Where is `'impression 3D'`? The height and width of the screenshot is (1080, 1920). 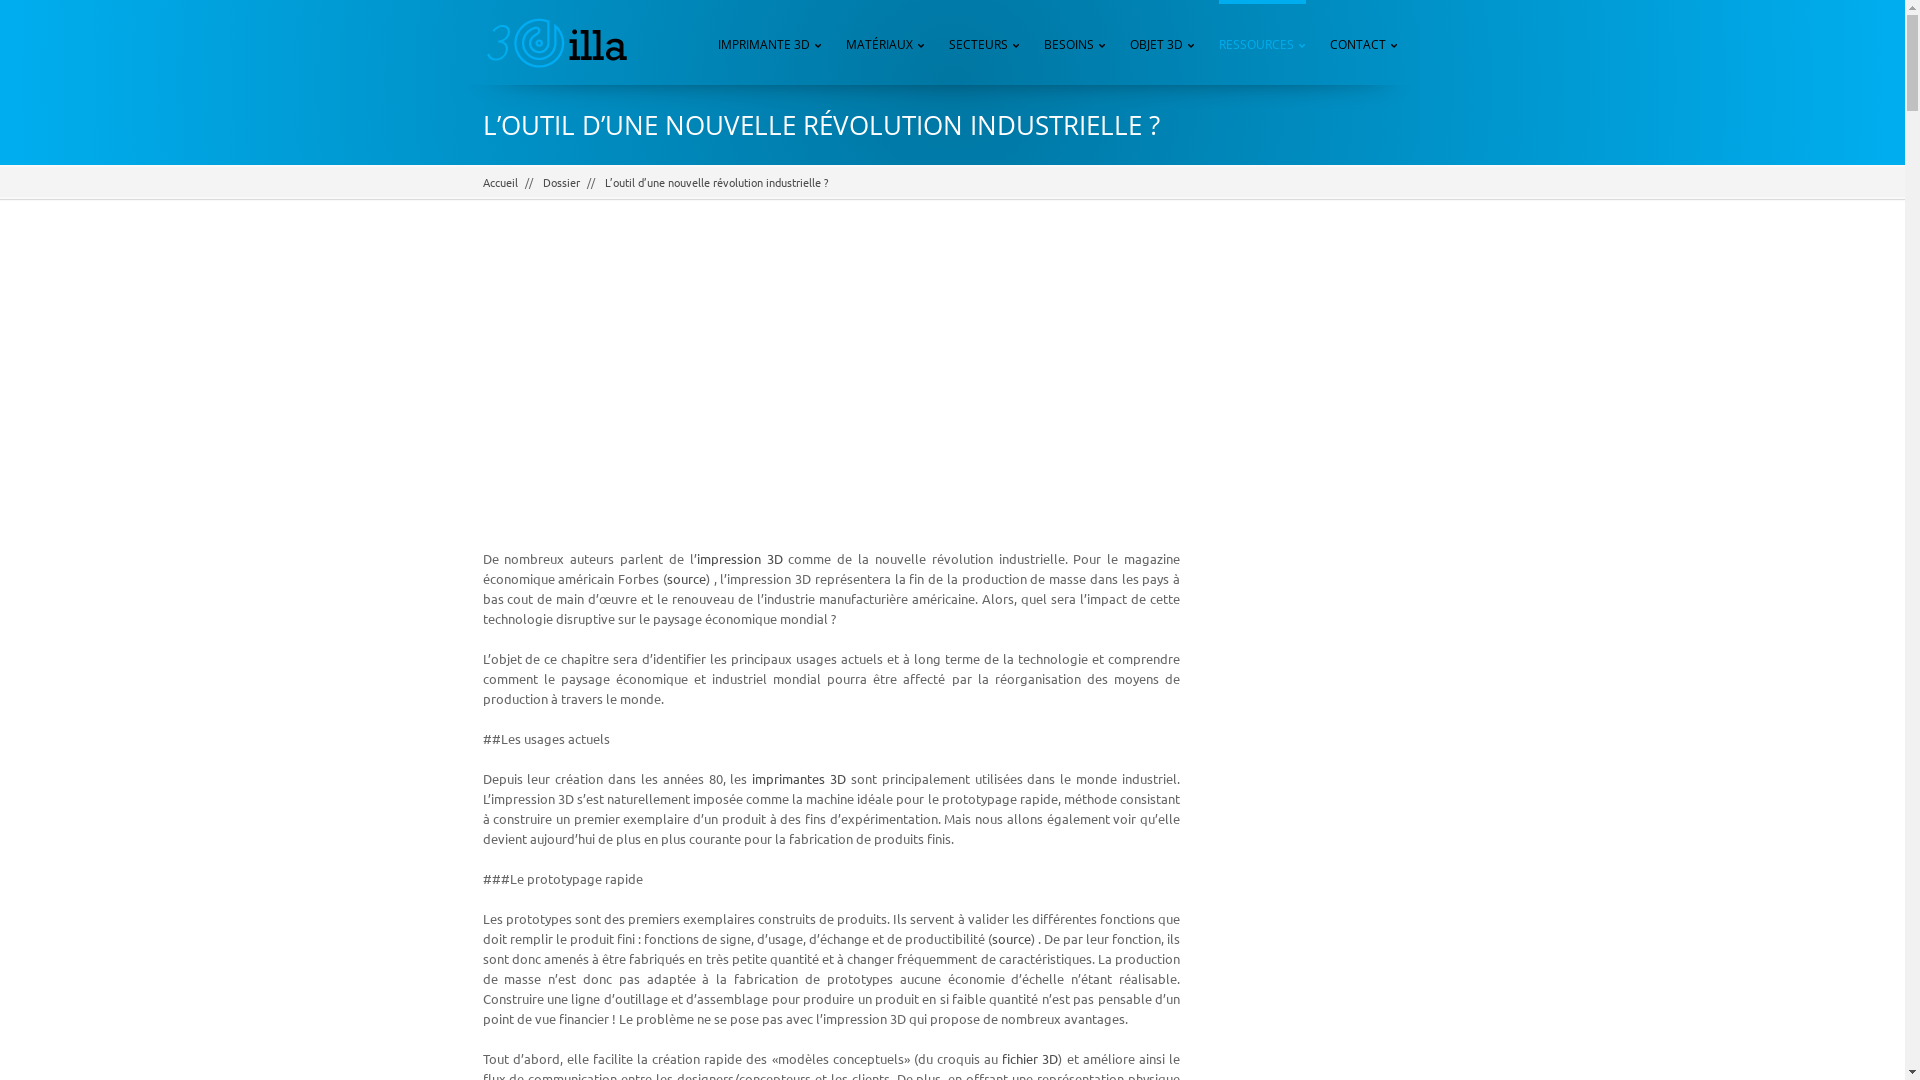
'impression 3D' is located at coordinates (738, 558).